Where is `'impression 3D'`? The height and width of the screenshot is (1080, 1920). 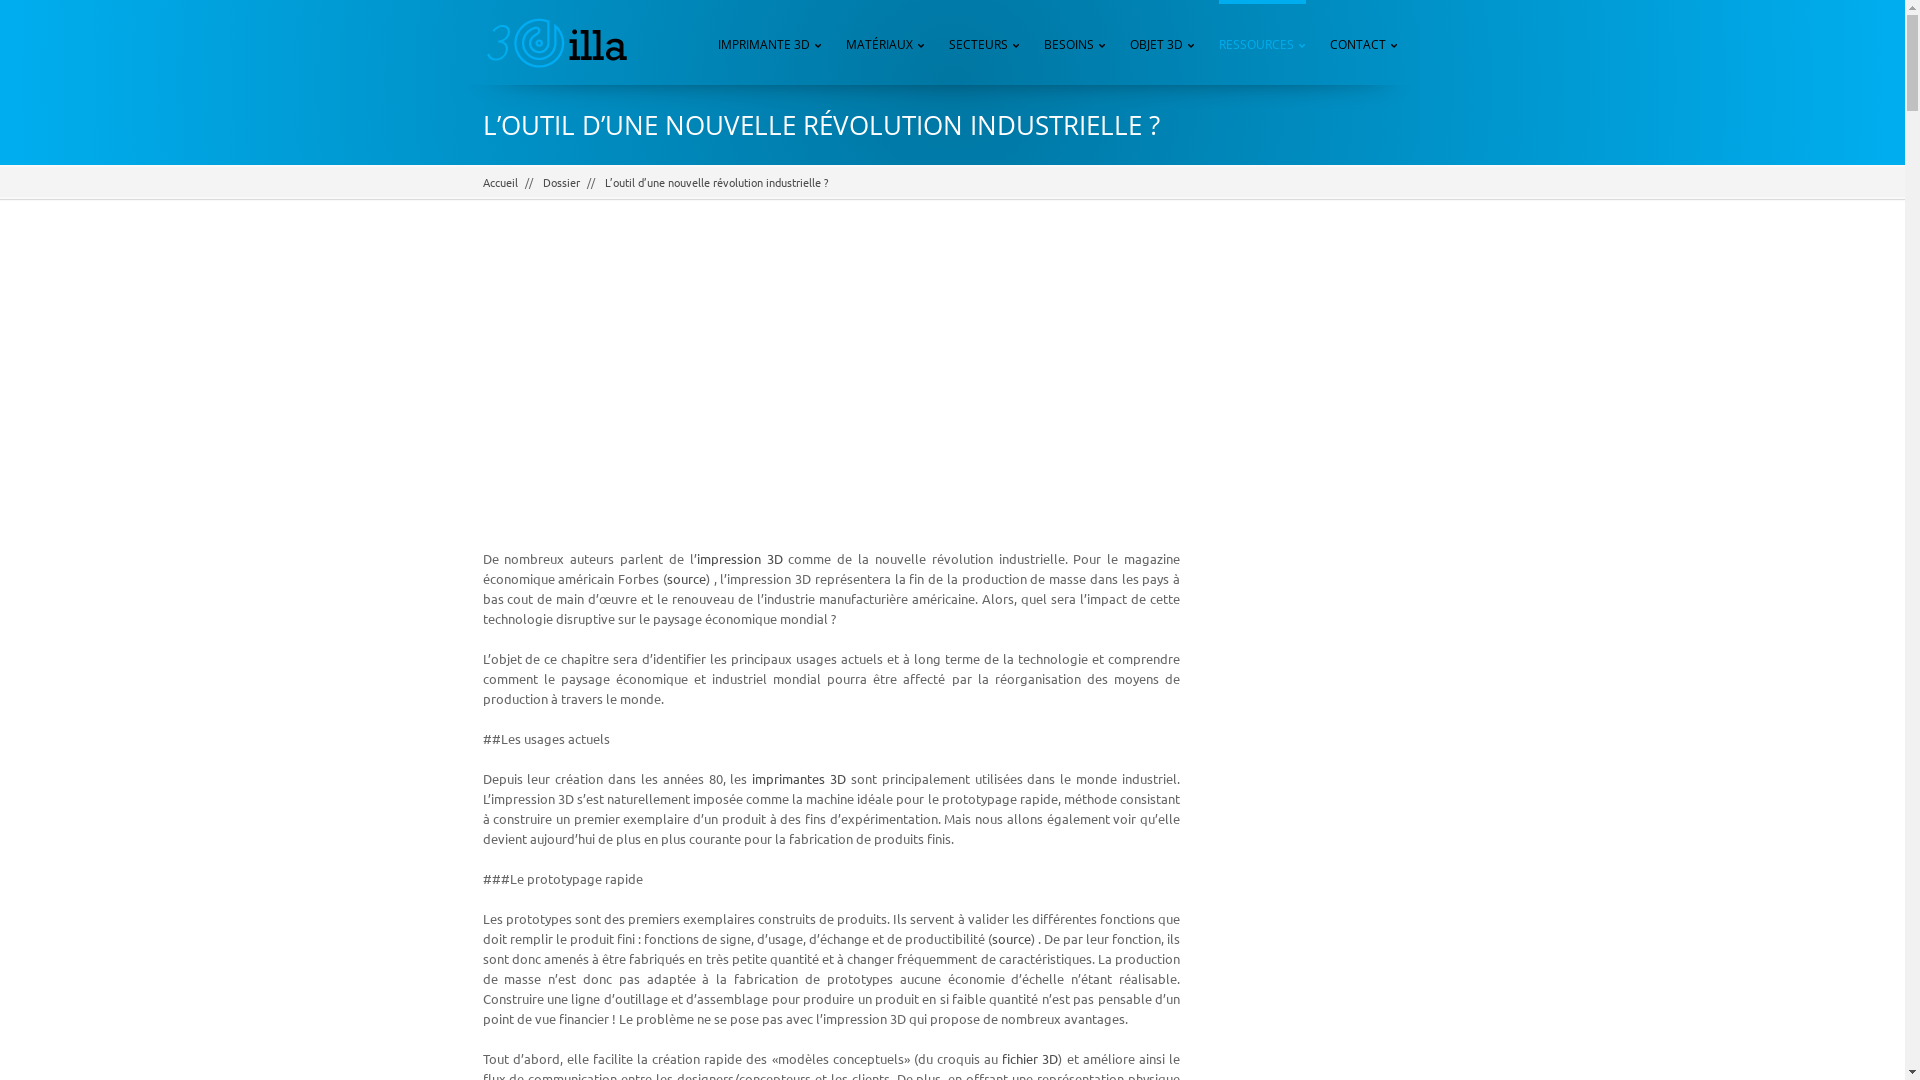
'impression 3D' is located at coordinates (738, 558).